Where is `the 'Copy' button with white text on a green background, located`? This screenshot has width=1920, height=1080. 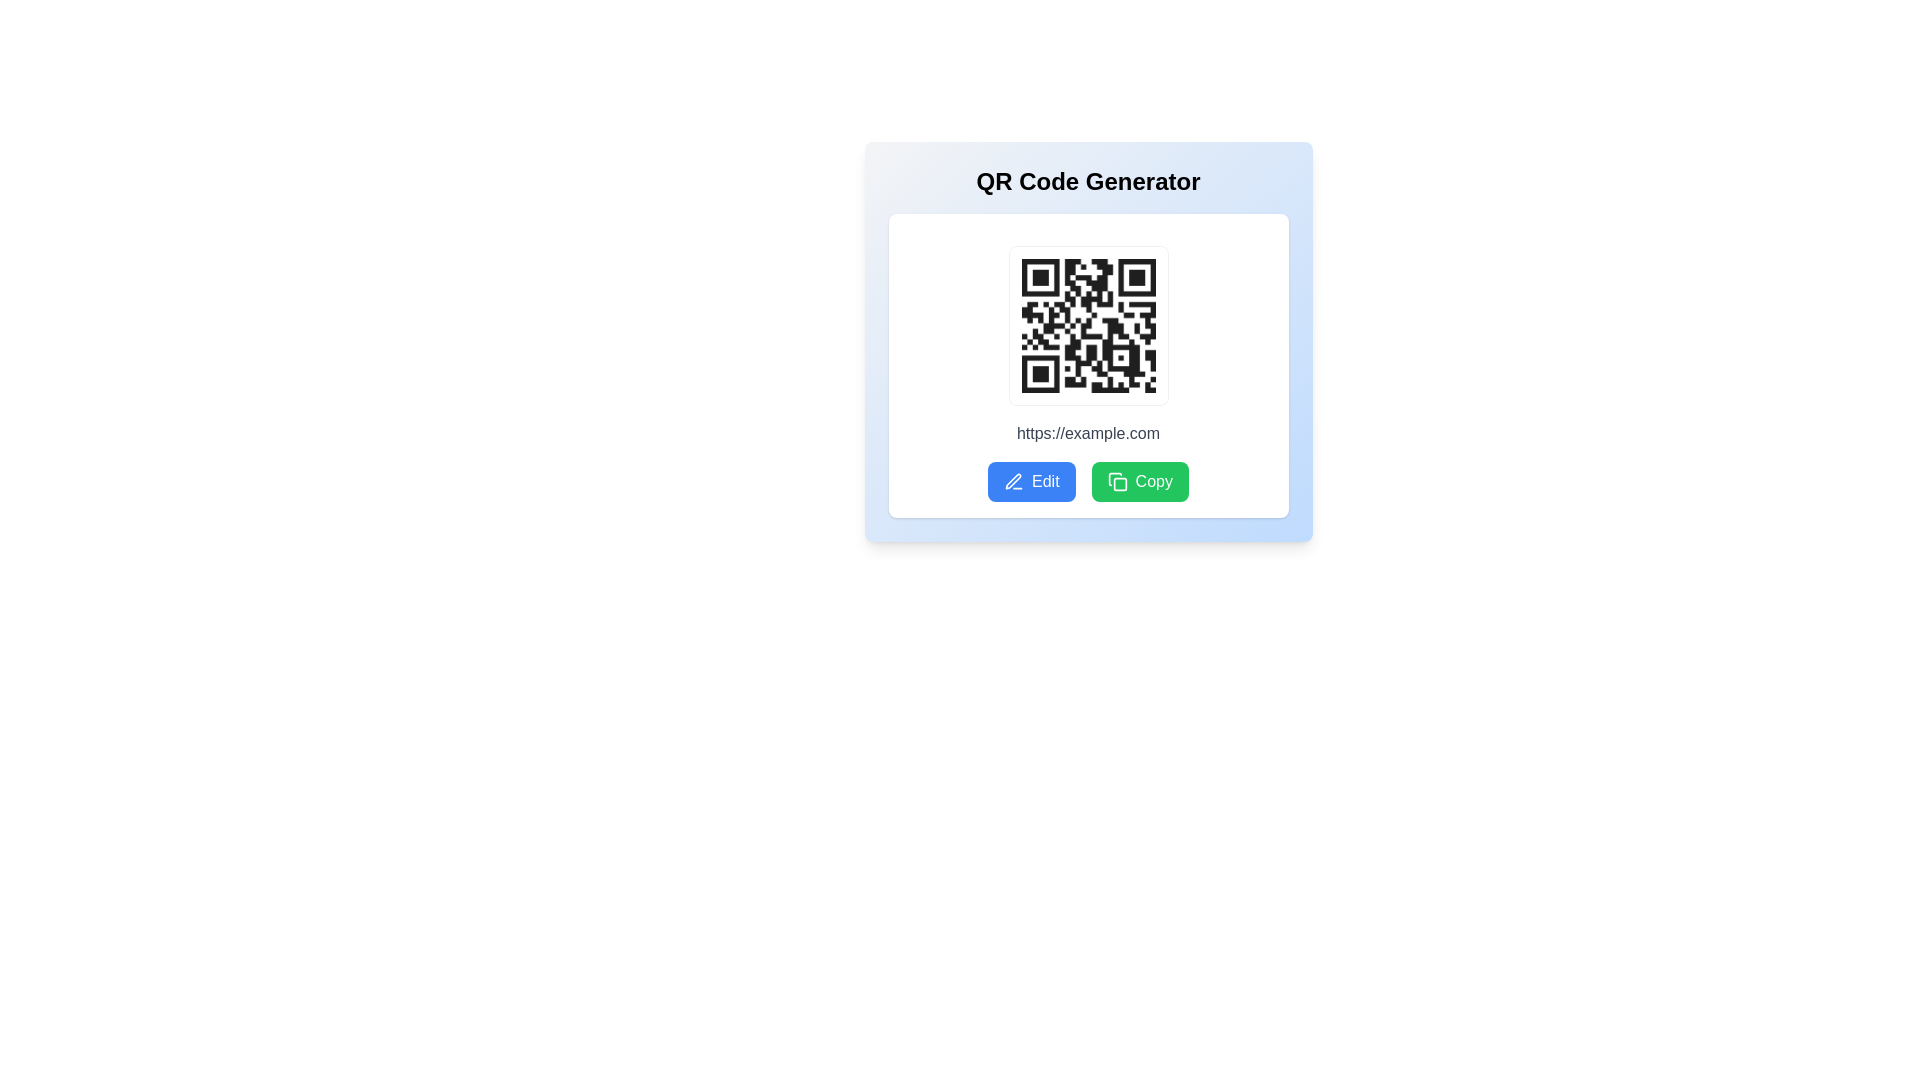
the 'Copy' button with white text on a green background, located is located at coordinates (1140, 482).